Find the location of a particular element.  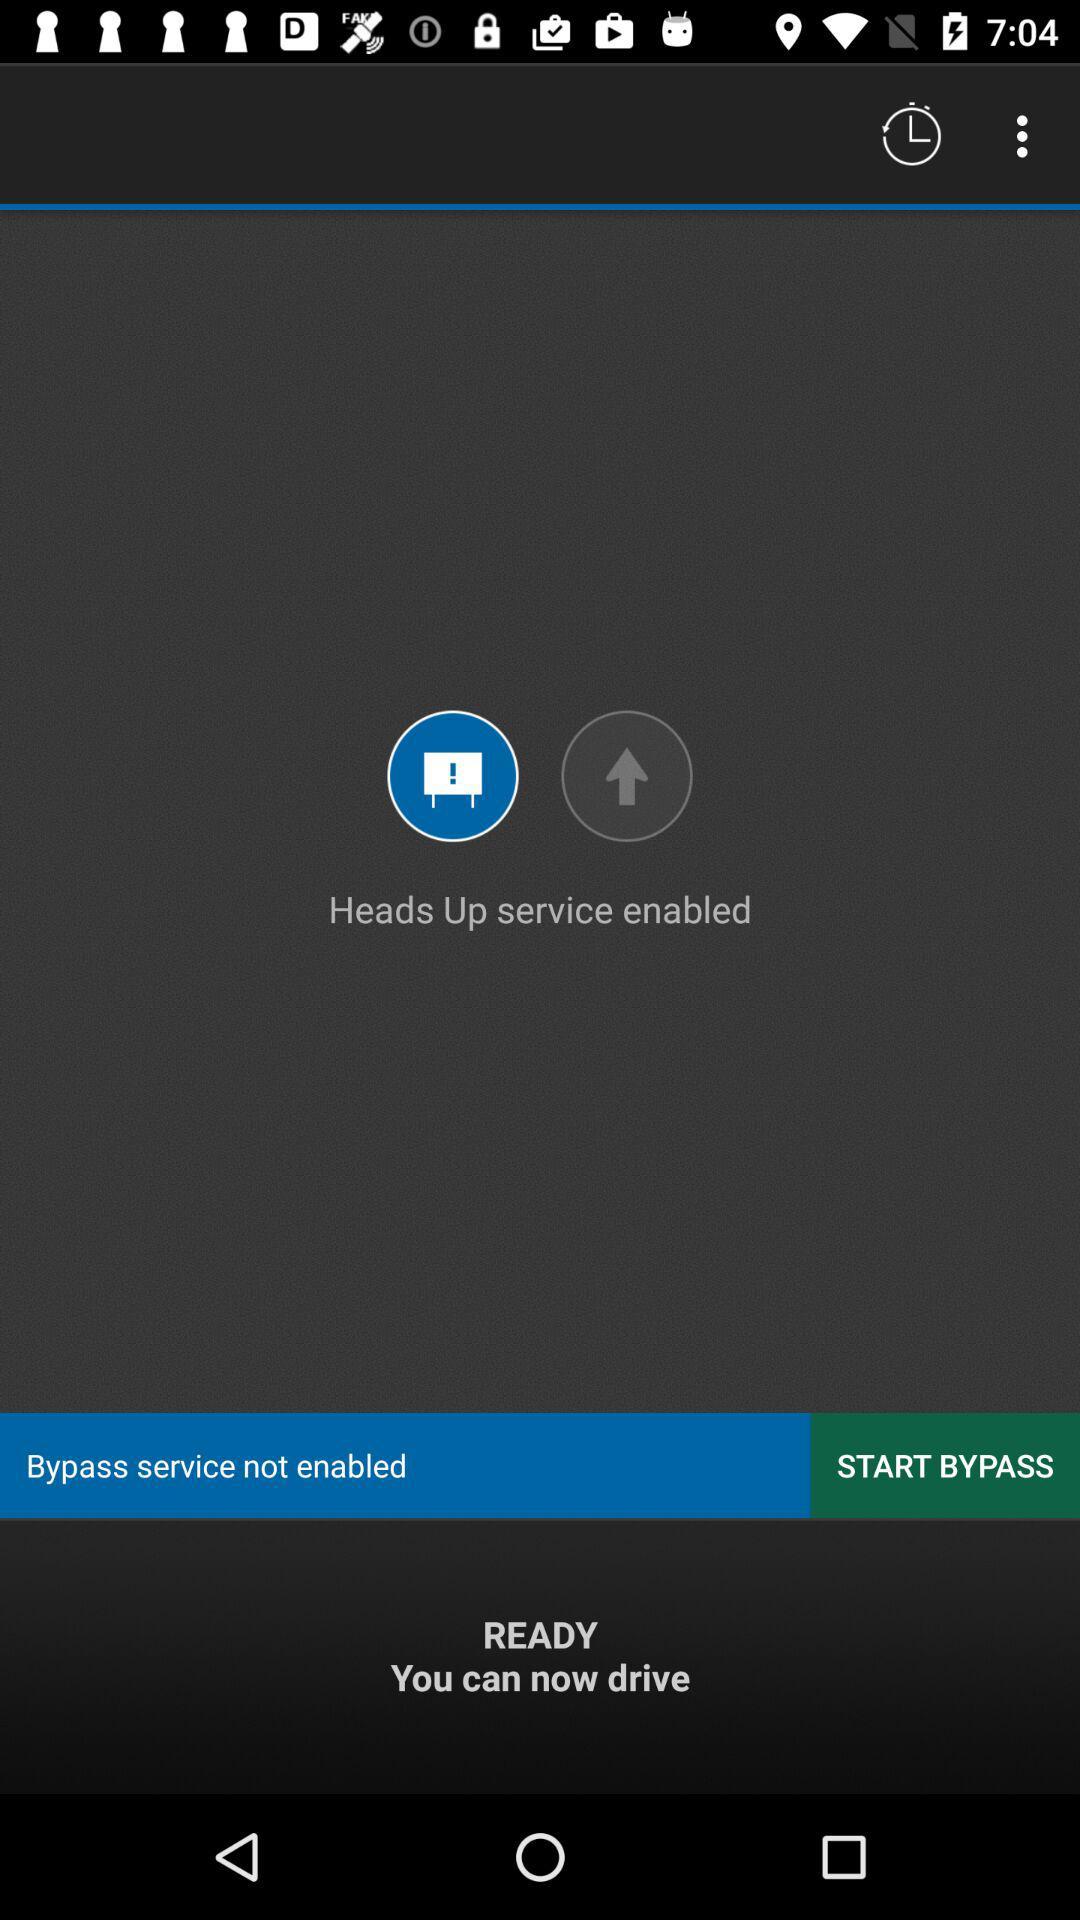

the item below the heads up service is located at coordinates (945, 1465).